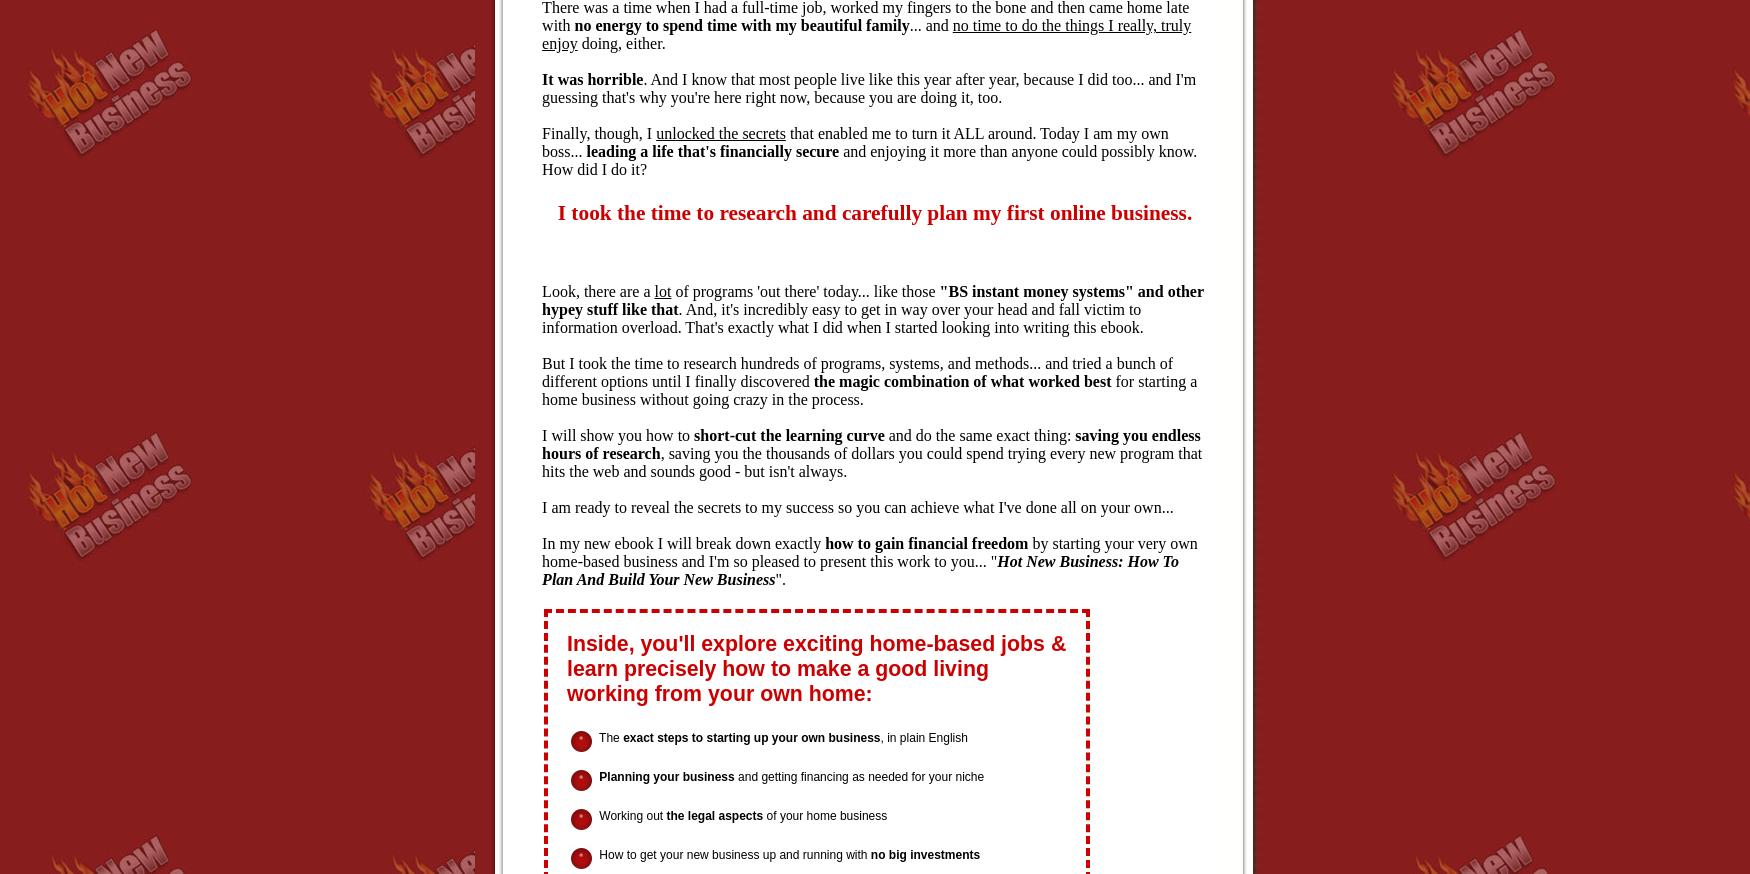 Image resolution: width=1750 pixels, height=874 pixels. Describe the element at coordinates (540, 291) in the screenshot. I see `'Look, there are a'` at that location.